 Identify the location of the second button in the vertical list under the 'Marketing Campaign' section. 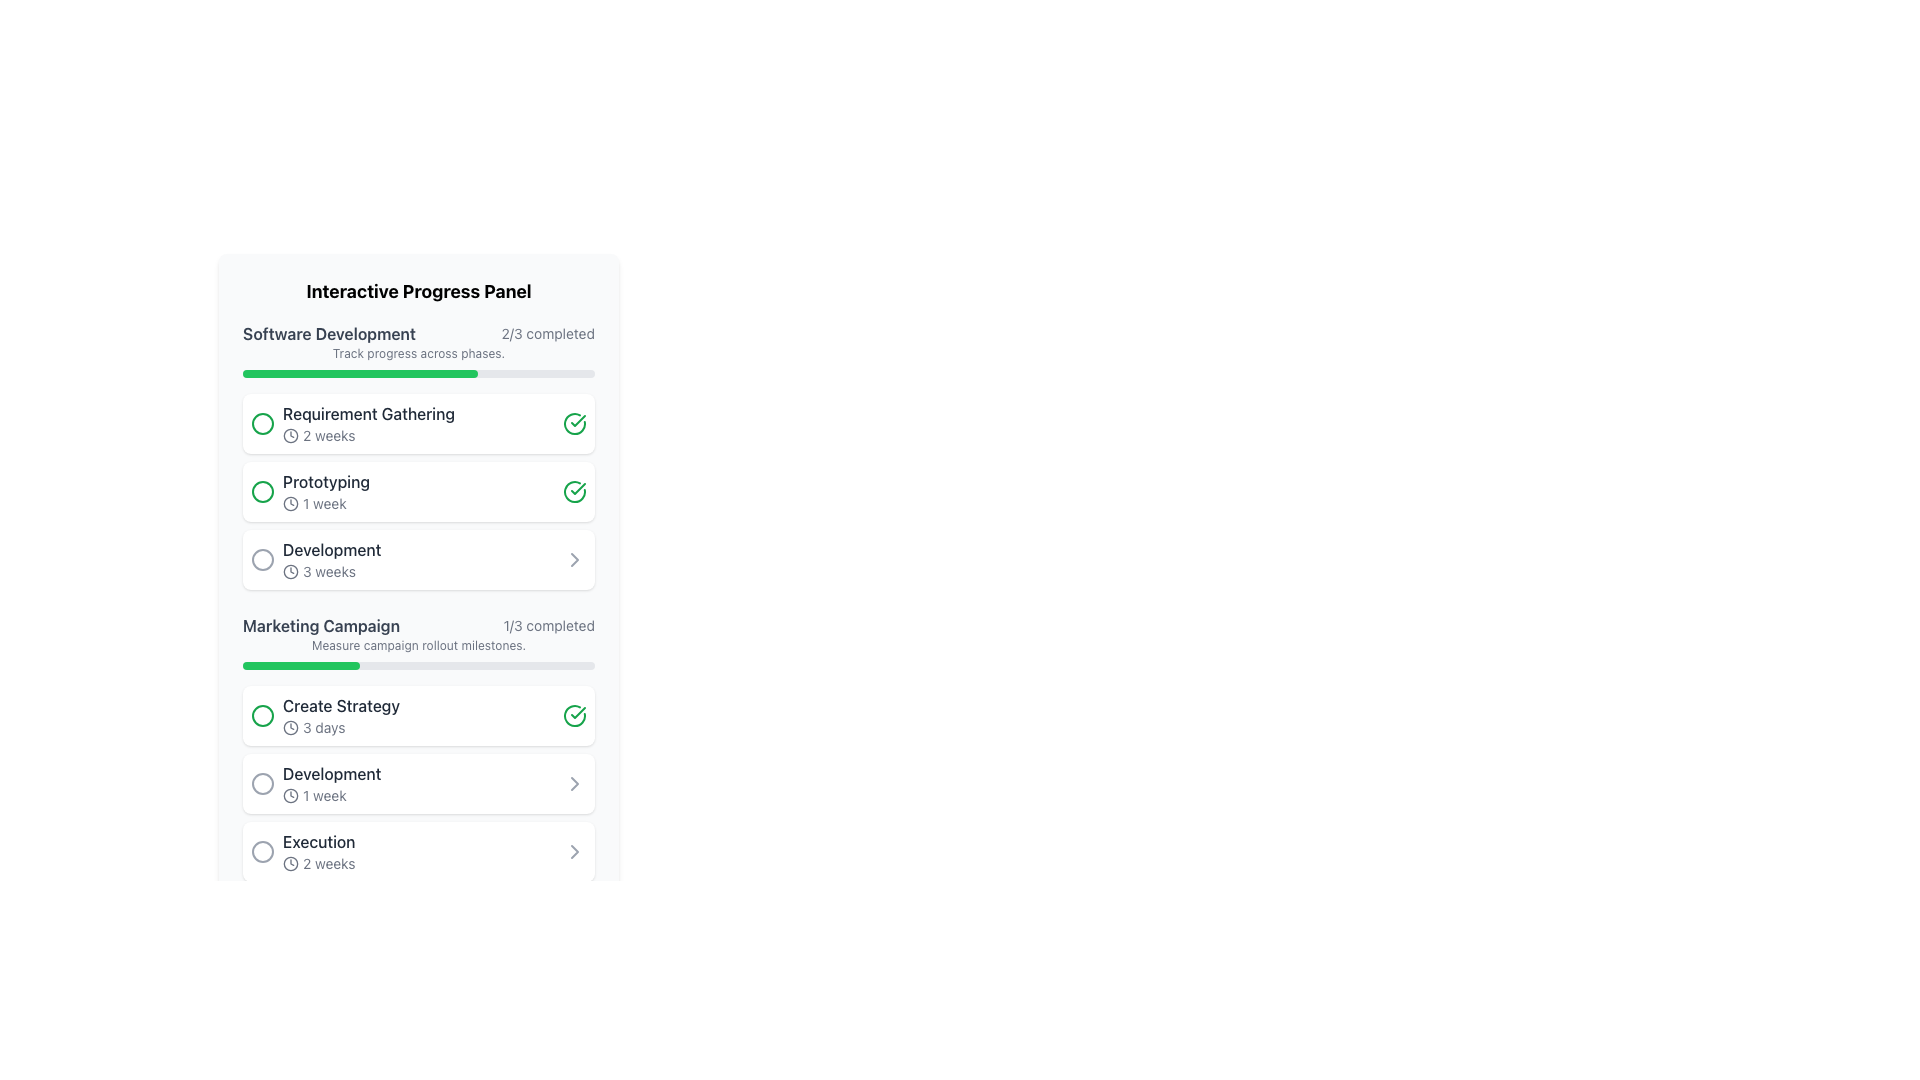
(417, 782).